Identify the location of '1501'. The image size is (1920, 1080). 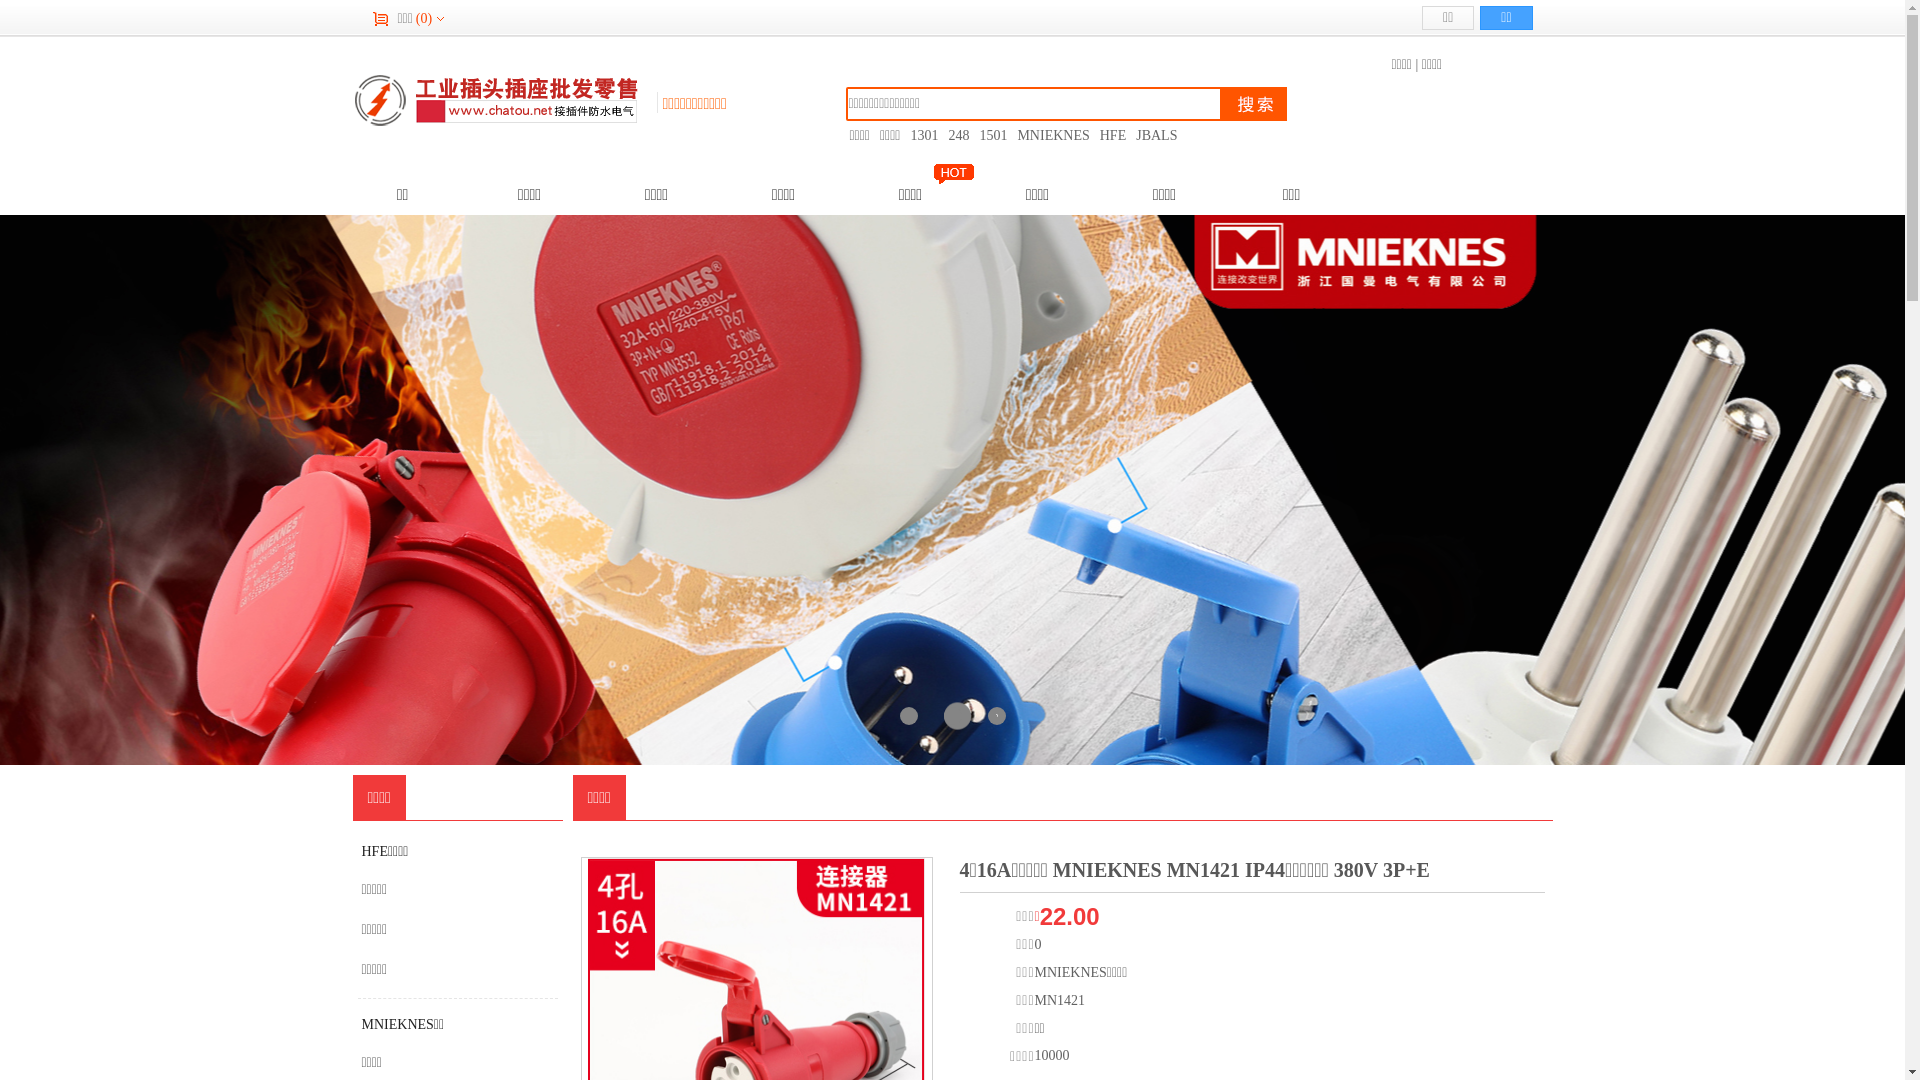
(993, 135).